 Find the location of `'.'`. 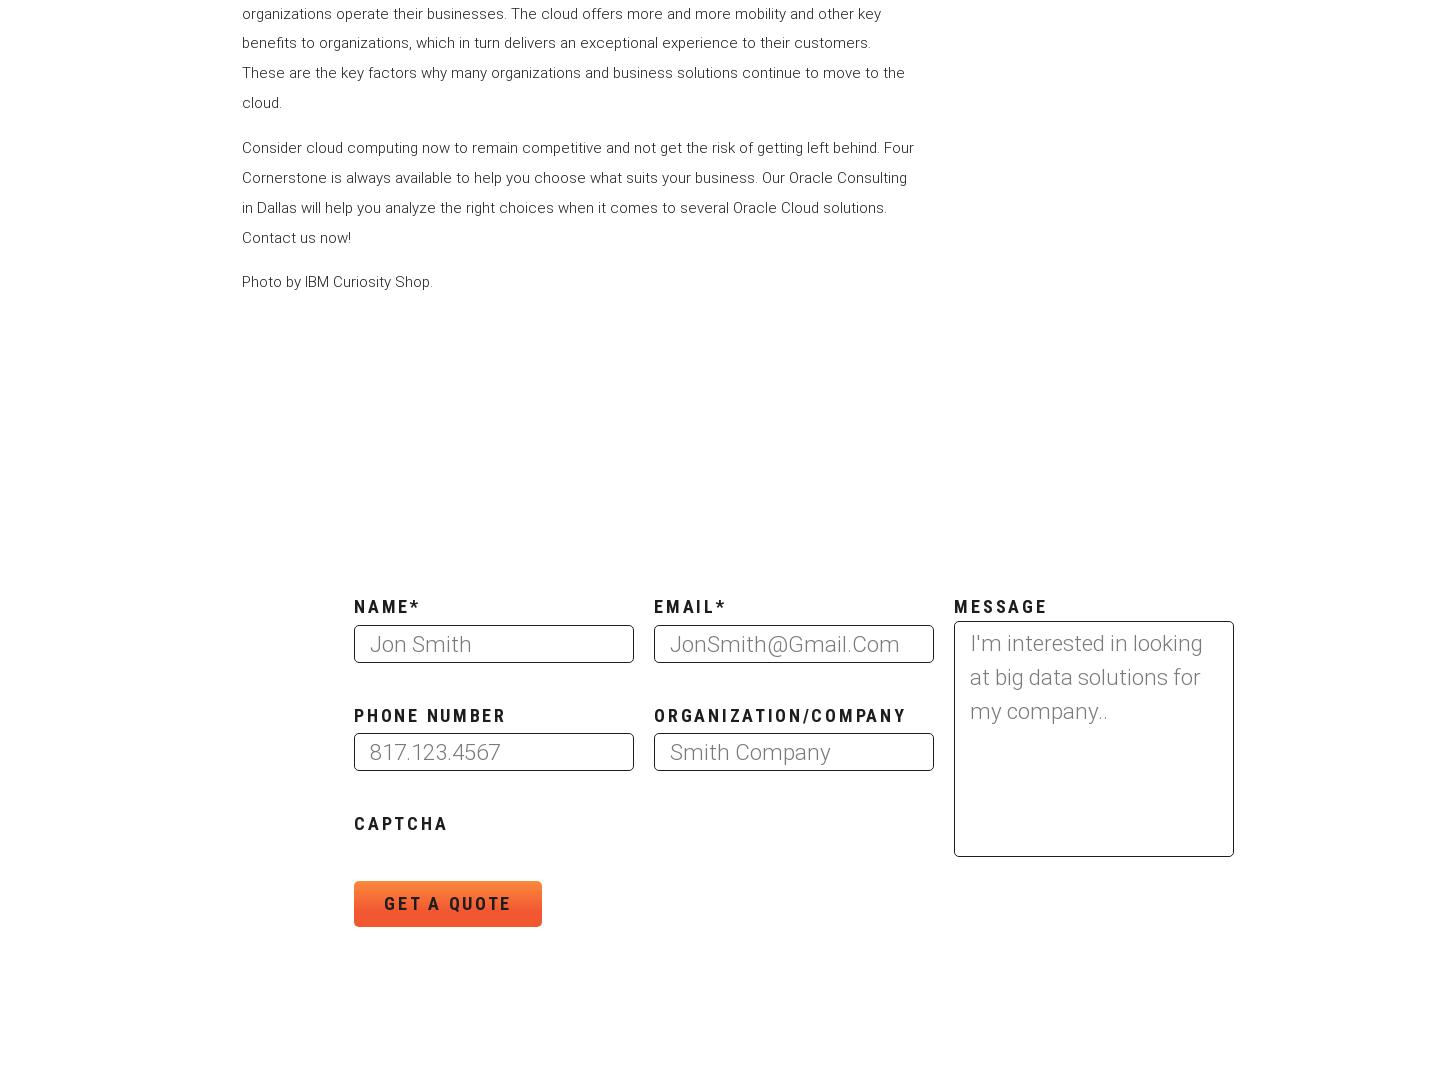

'.' is located at coordinates (430, 280).